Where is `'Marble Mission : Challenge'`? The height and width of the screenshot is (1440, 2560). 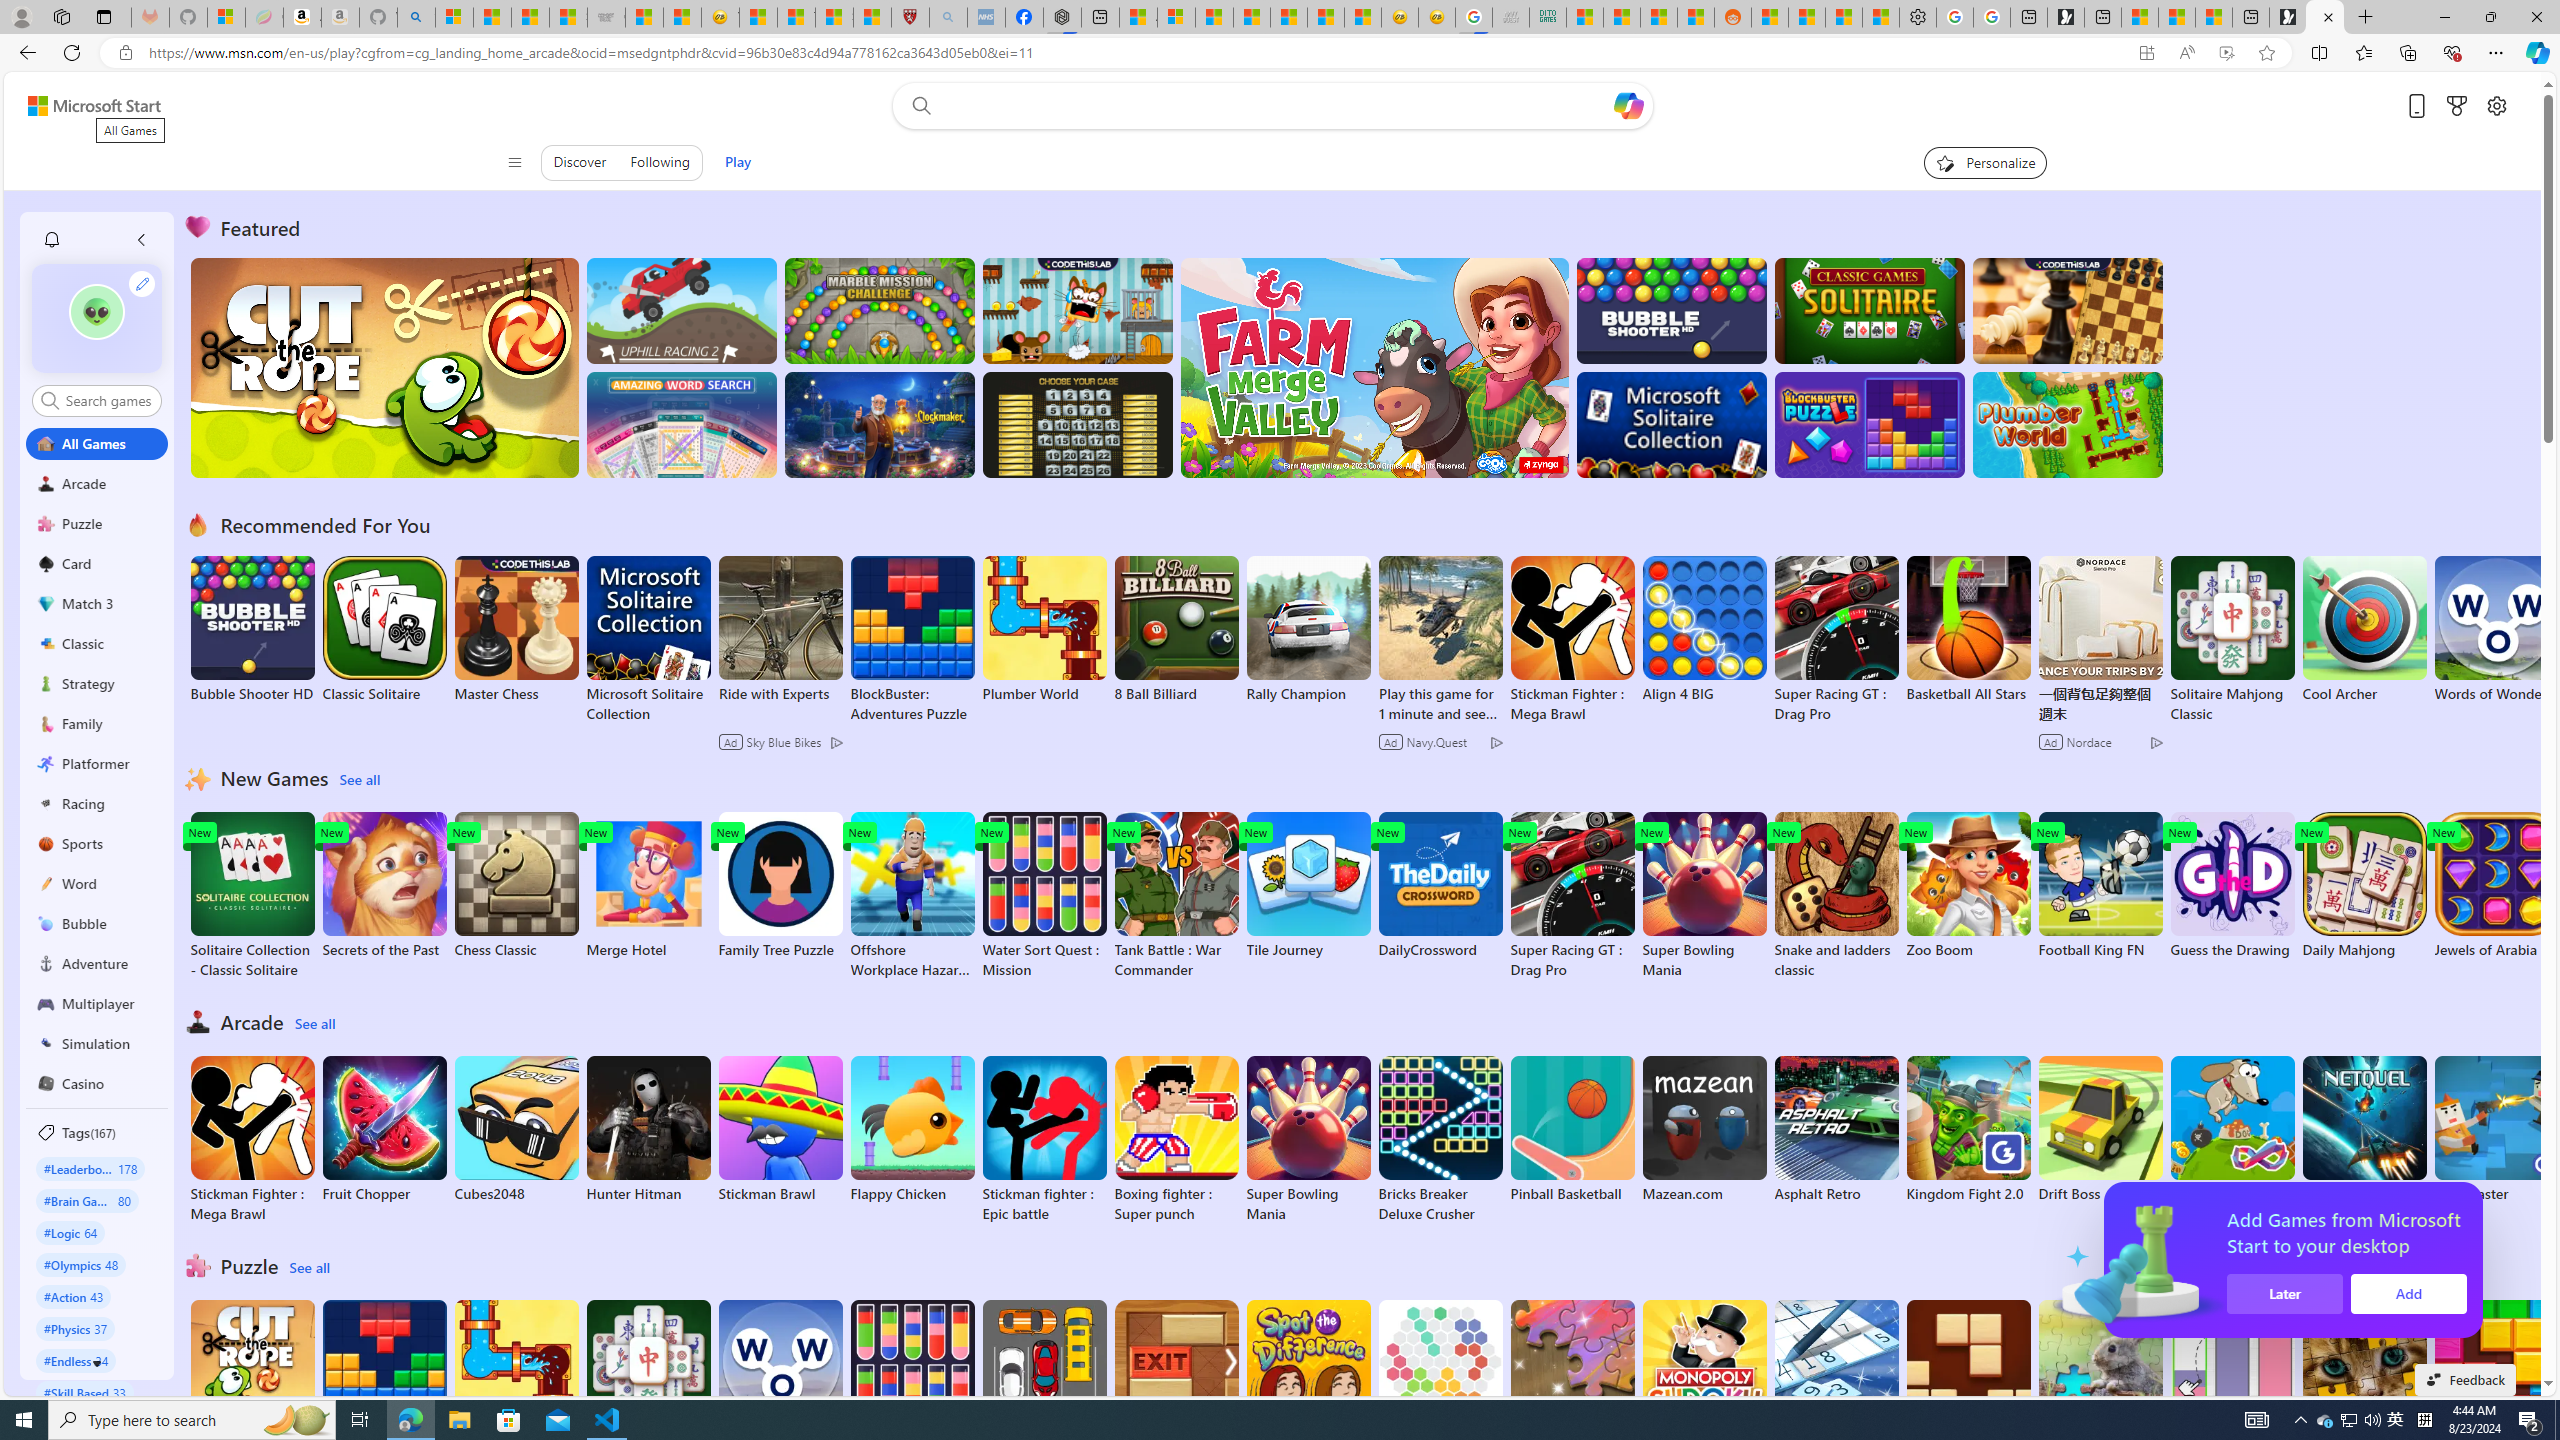
'Marble Mission : Challenge' is located at coordinates (879, 310).